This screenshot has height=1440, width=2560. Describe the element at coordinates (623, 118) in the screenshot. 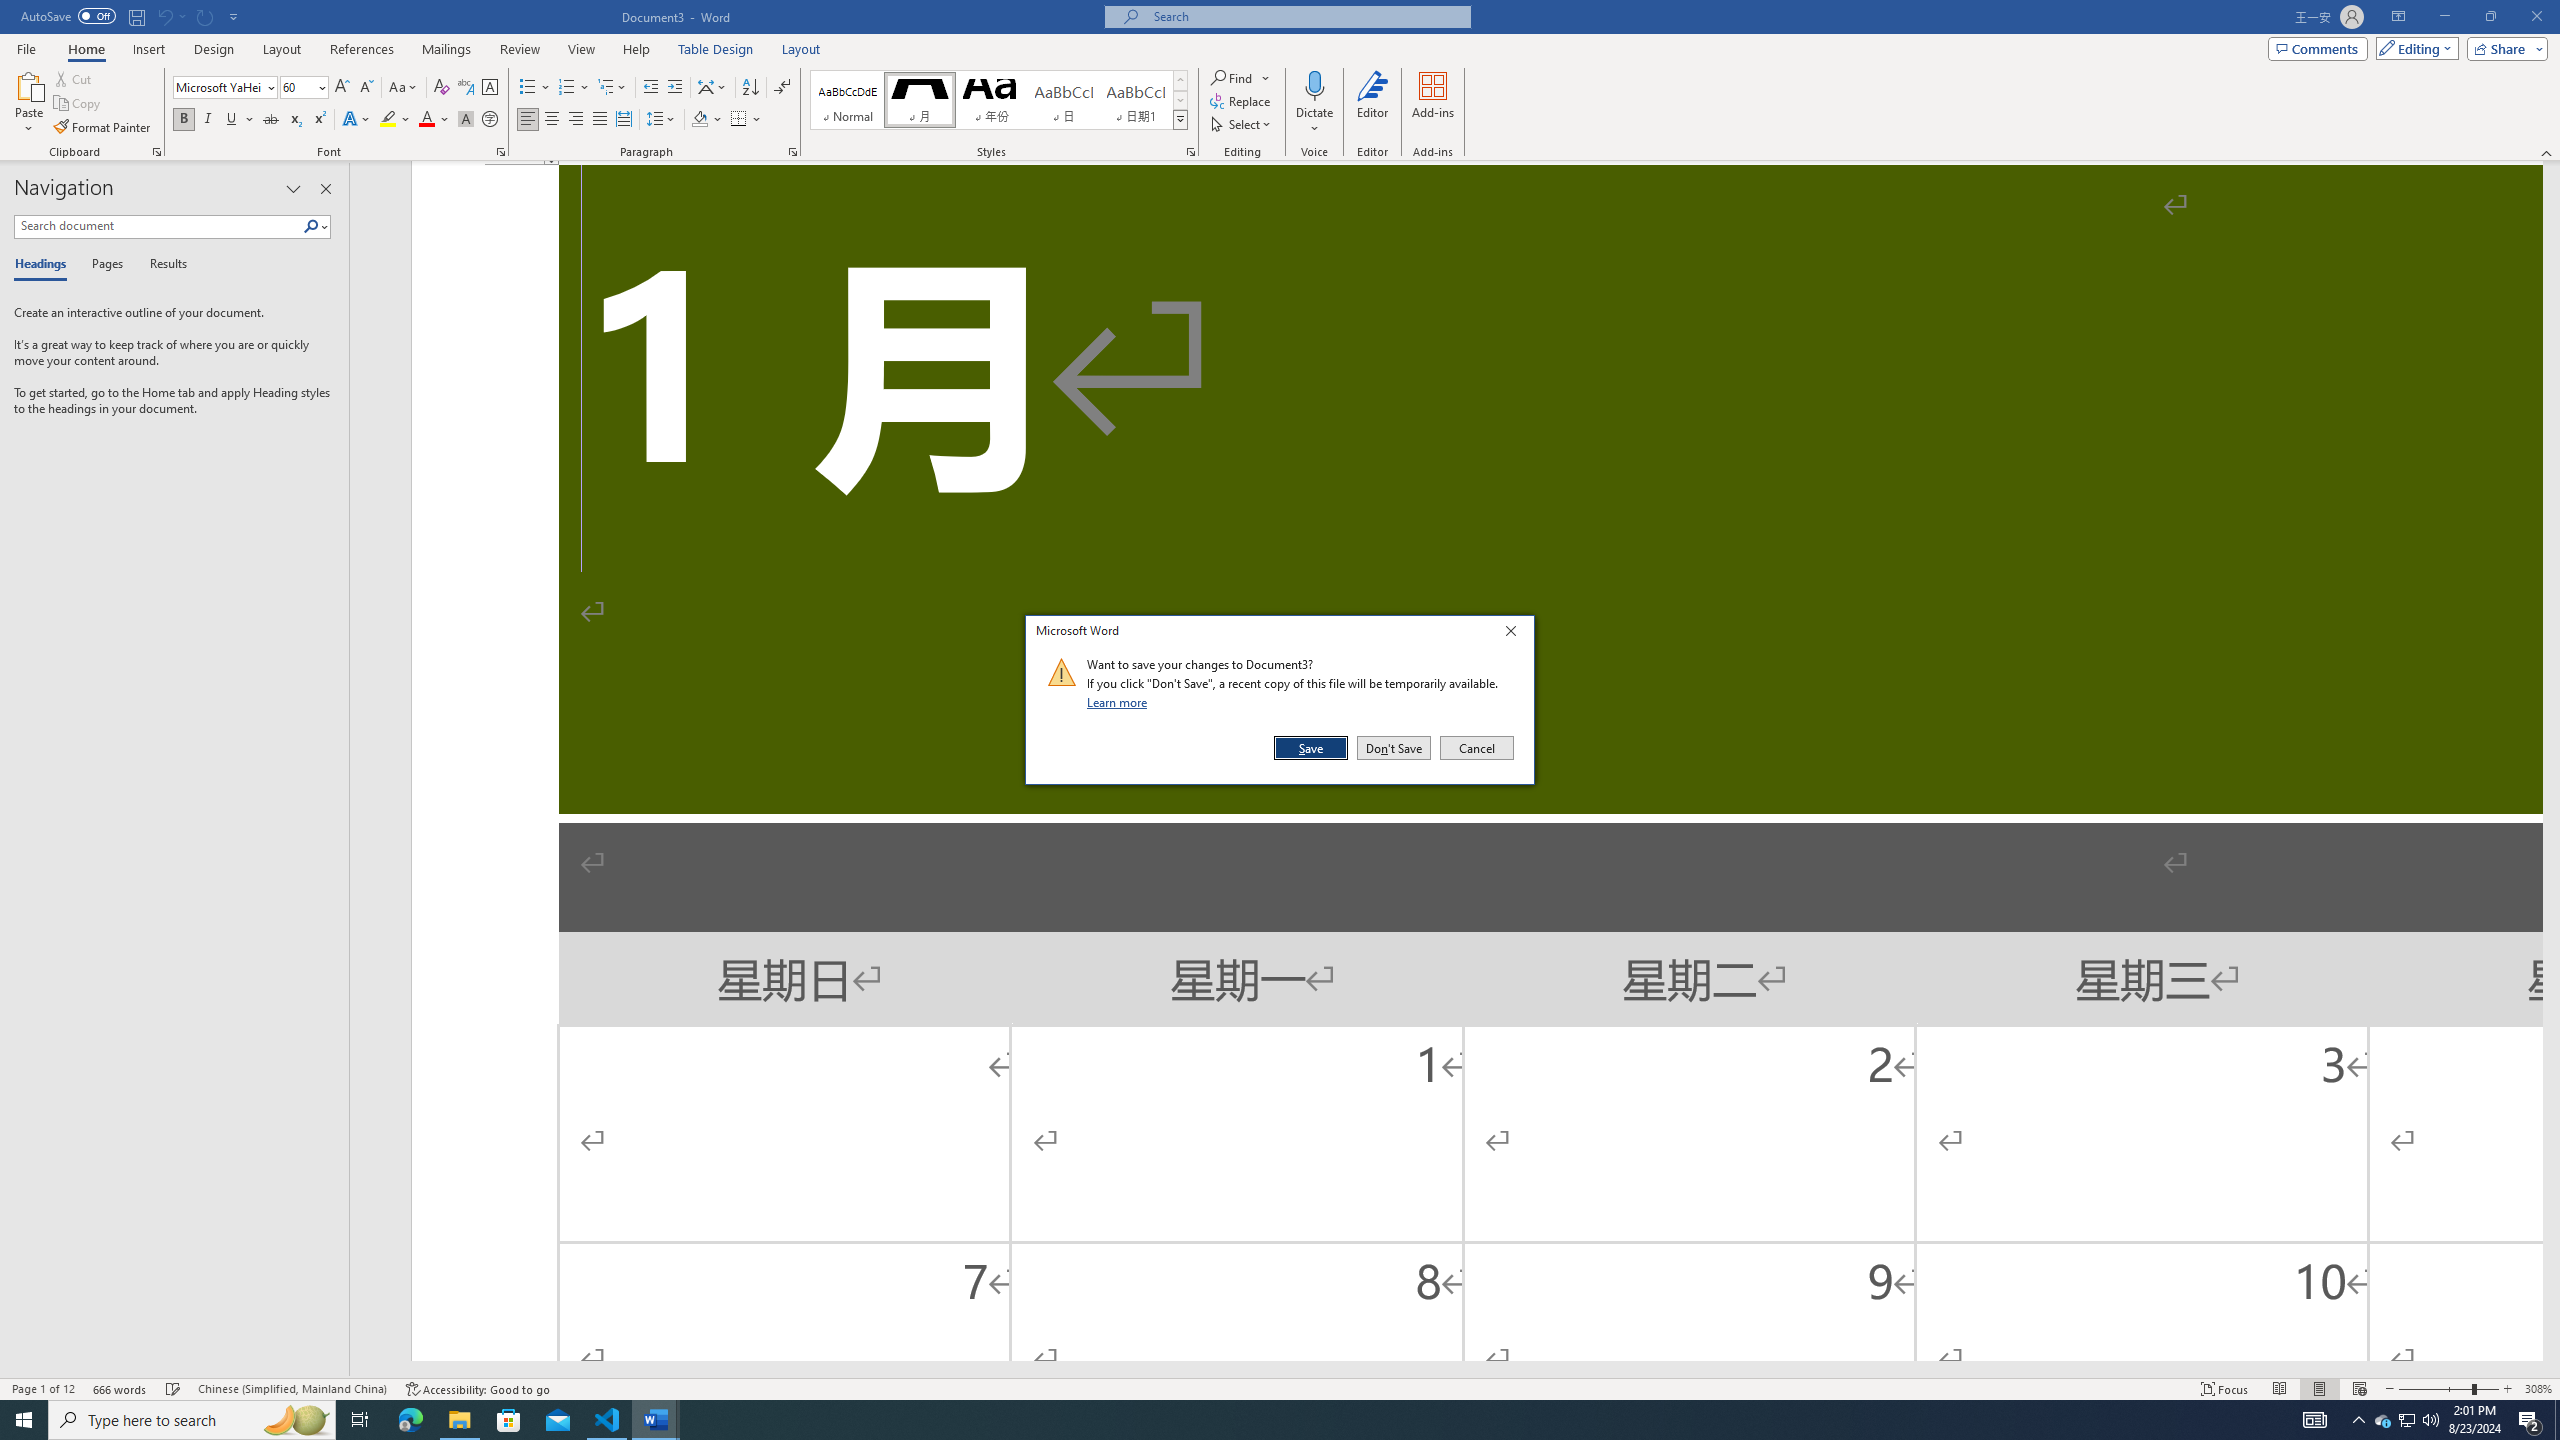

I see `'Distributed'` at that location.